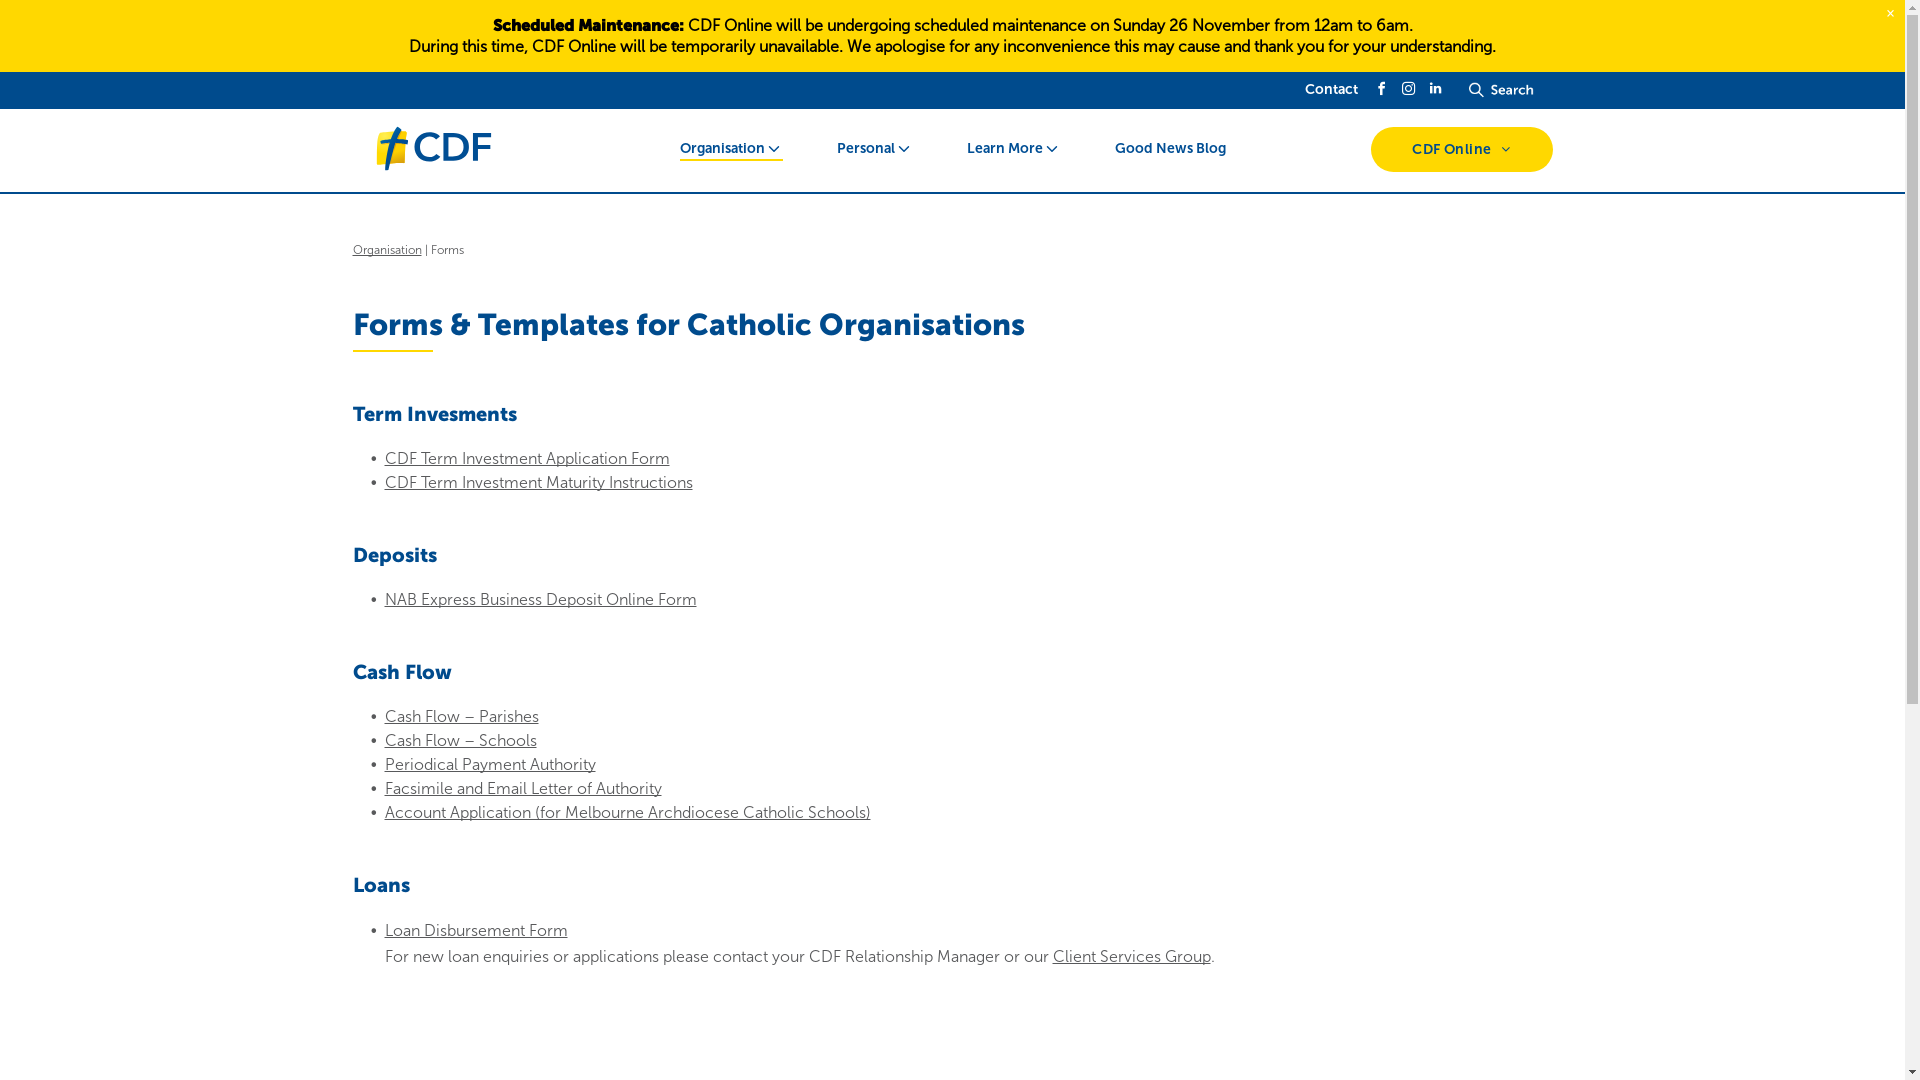 This screenshot has width=1920, height=1080. I want to click on 'Loan Disbursement Form', so click(474, 930).